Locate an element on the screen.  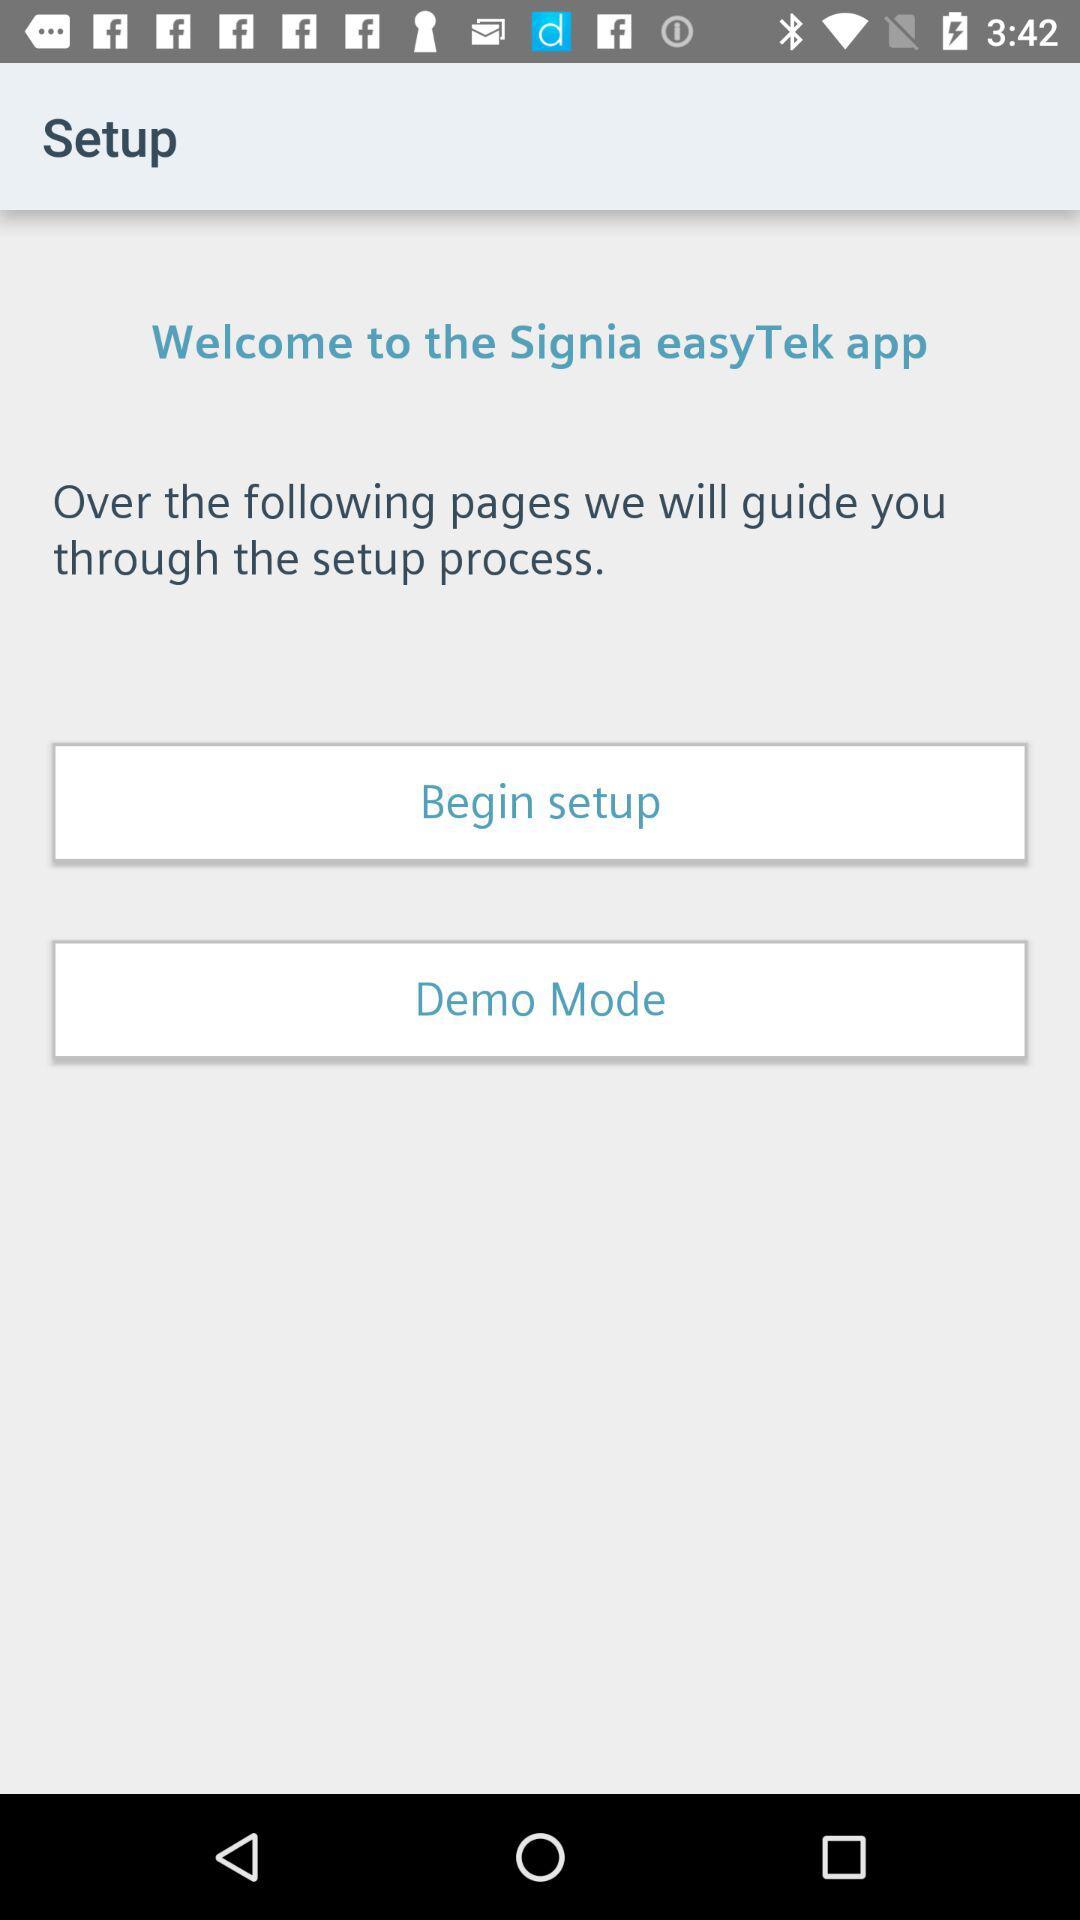
begin setup icon is located at coordinates (540, 802).